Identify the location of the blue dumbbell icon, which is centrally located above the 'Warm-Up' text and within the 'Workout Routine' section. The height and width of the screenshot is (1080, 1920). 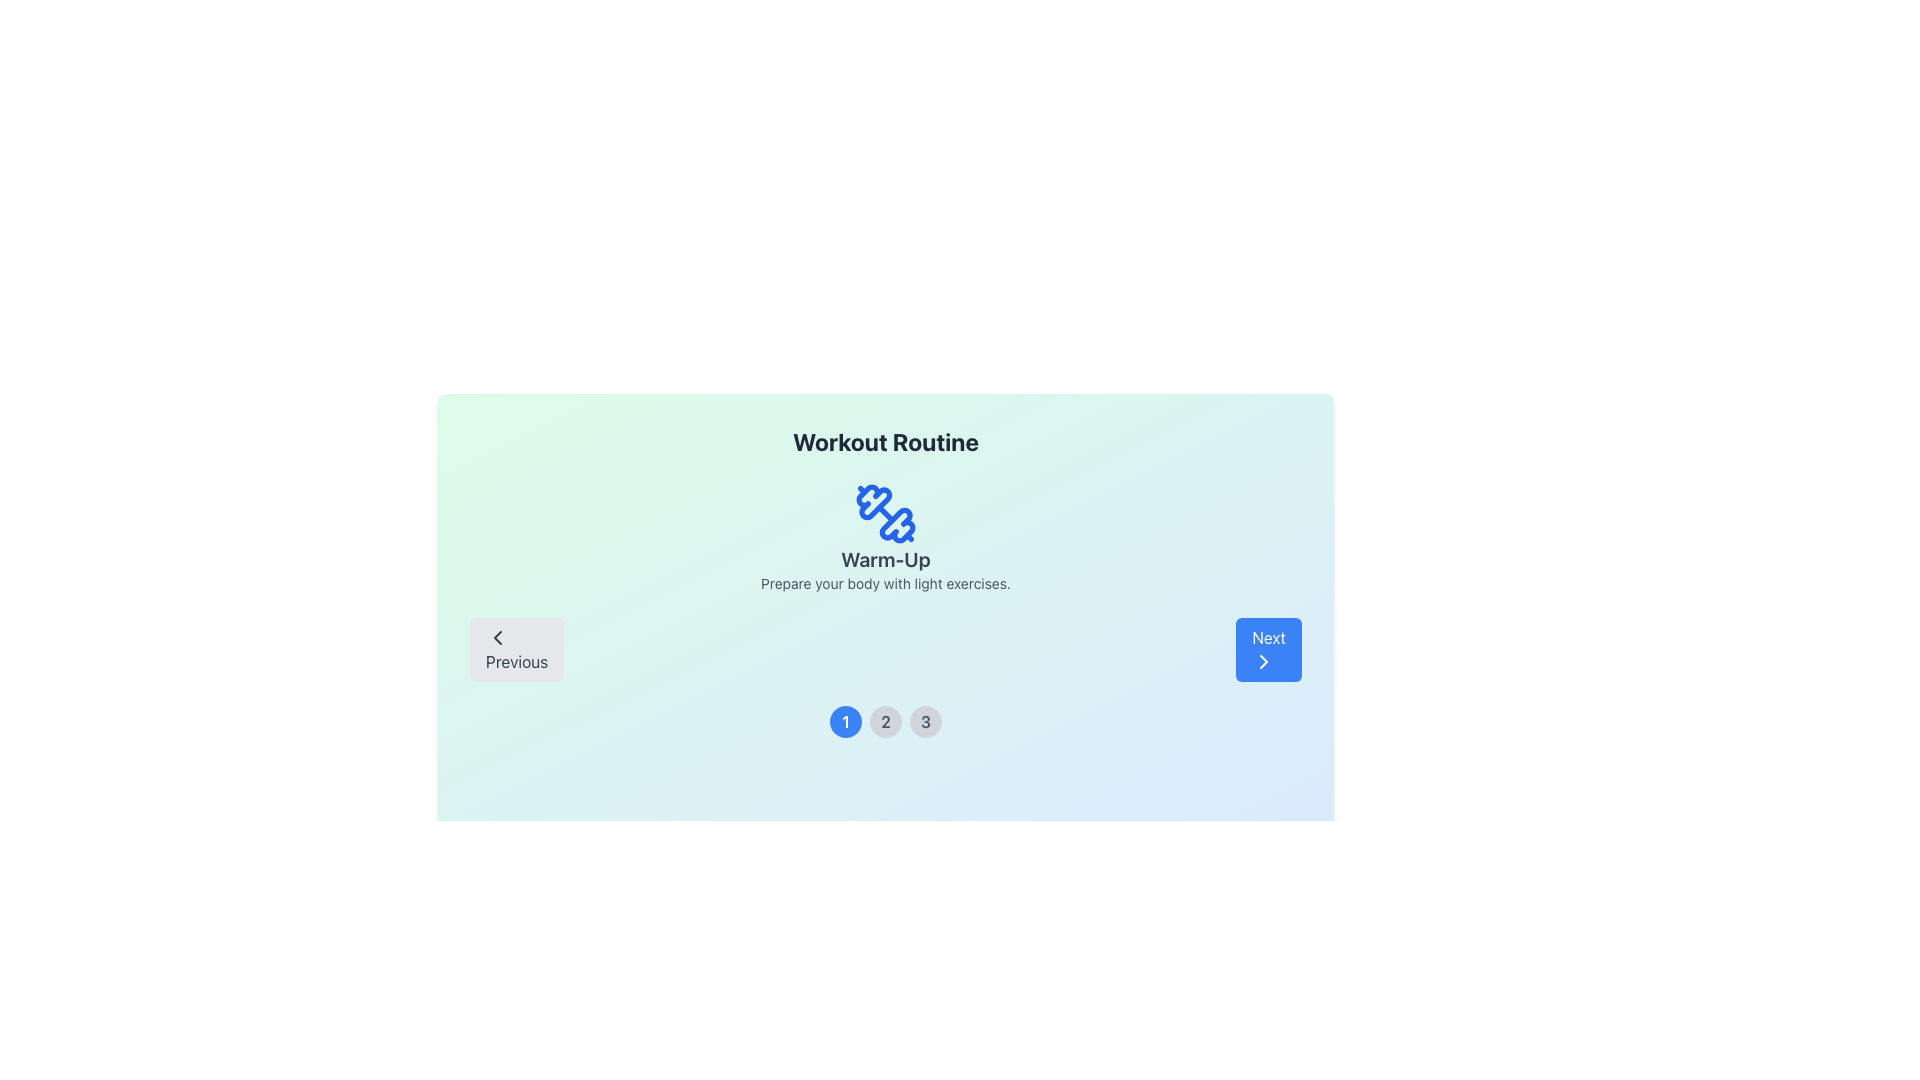
(885, 512).